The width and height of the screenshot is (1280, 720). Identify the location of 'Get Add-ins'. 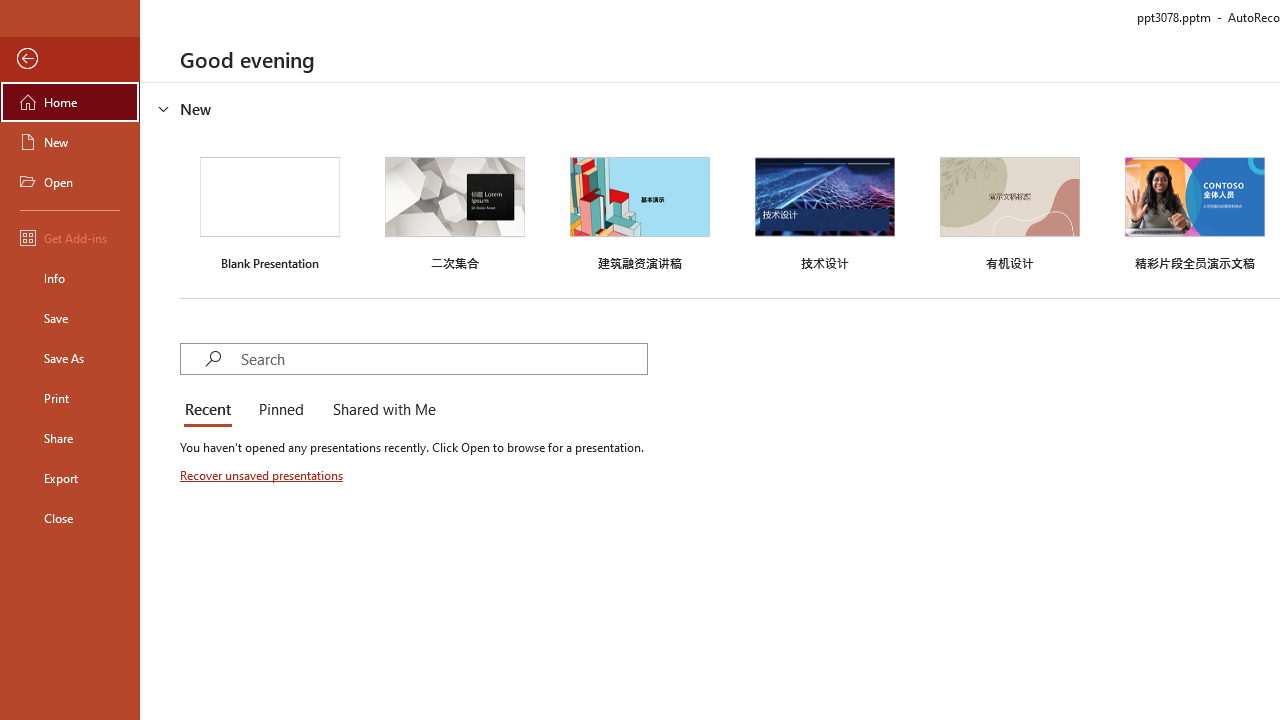
(69, 236).